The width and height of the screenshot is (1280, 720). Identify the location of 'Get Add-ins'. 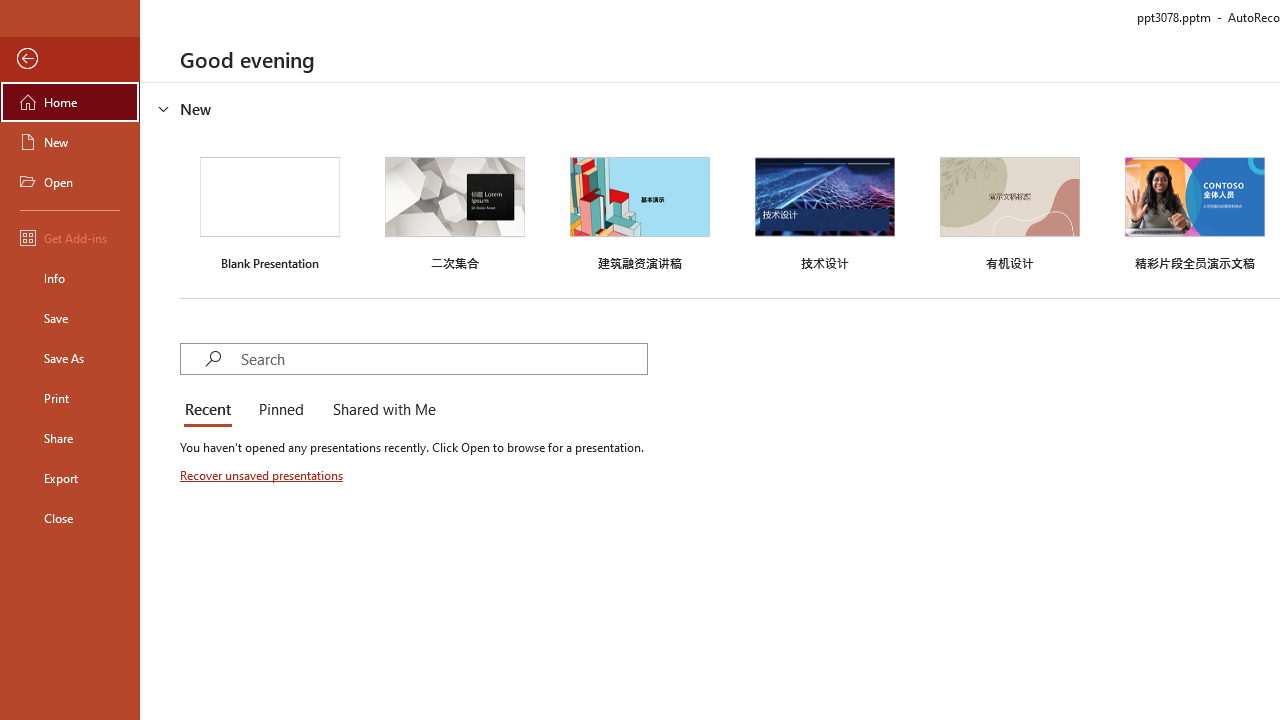
(69, 236).